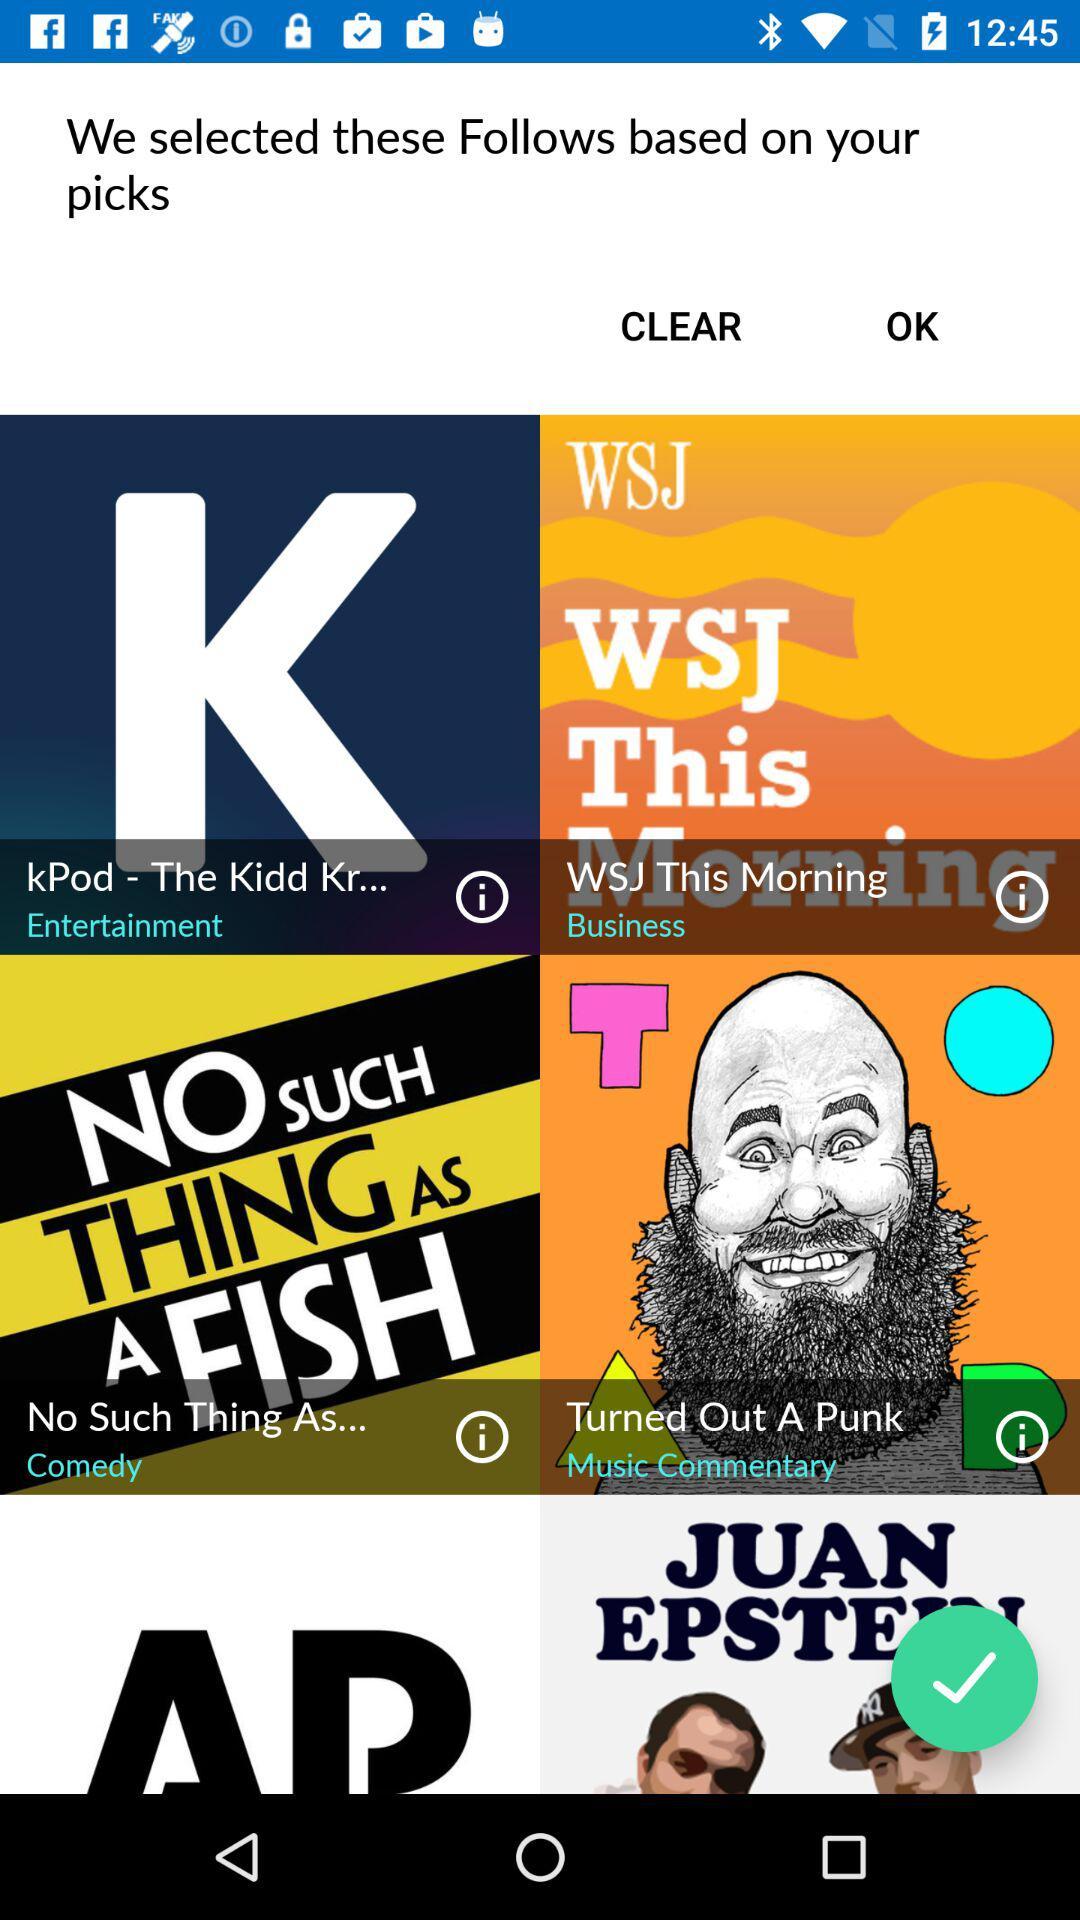  Describe the element at coordinates (680, 325) in the screenshot. I see `item next to the ok` at that location.